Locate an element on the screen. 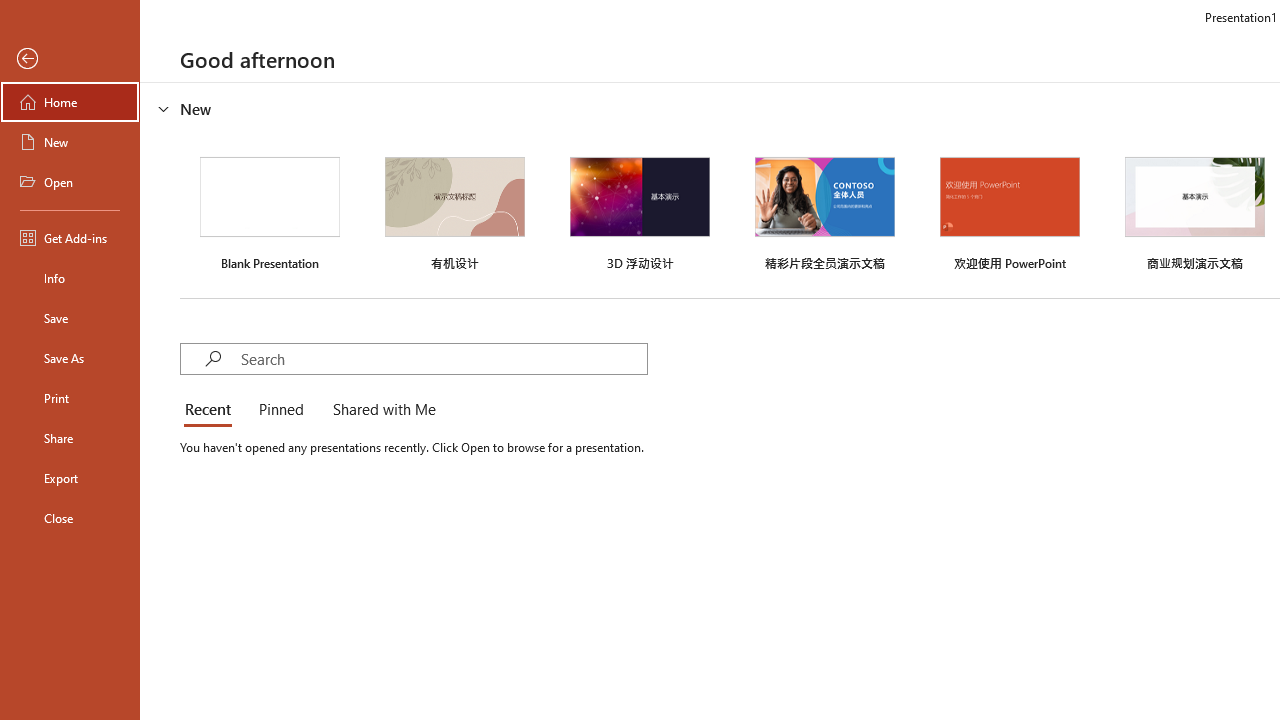 This screenshot has height=720, width=1280. 'Pinned' is located at coordinates (279, 410).